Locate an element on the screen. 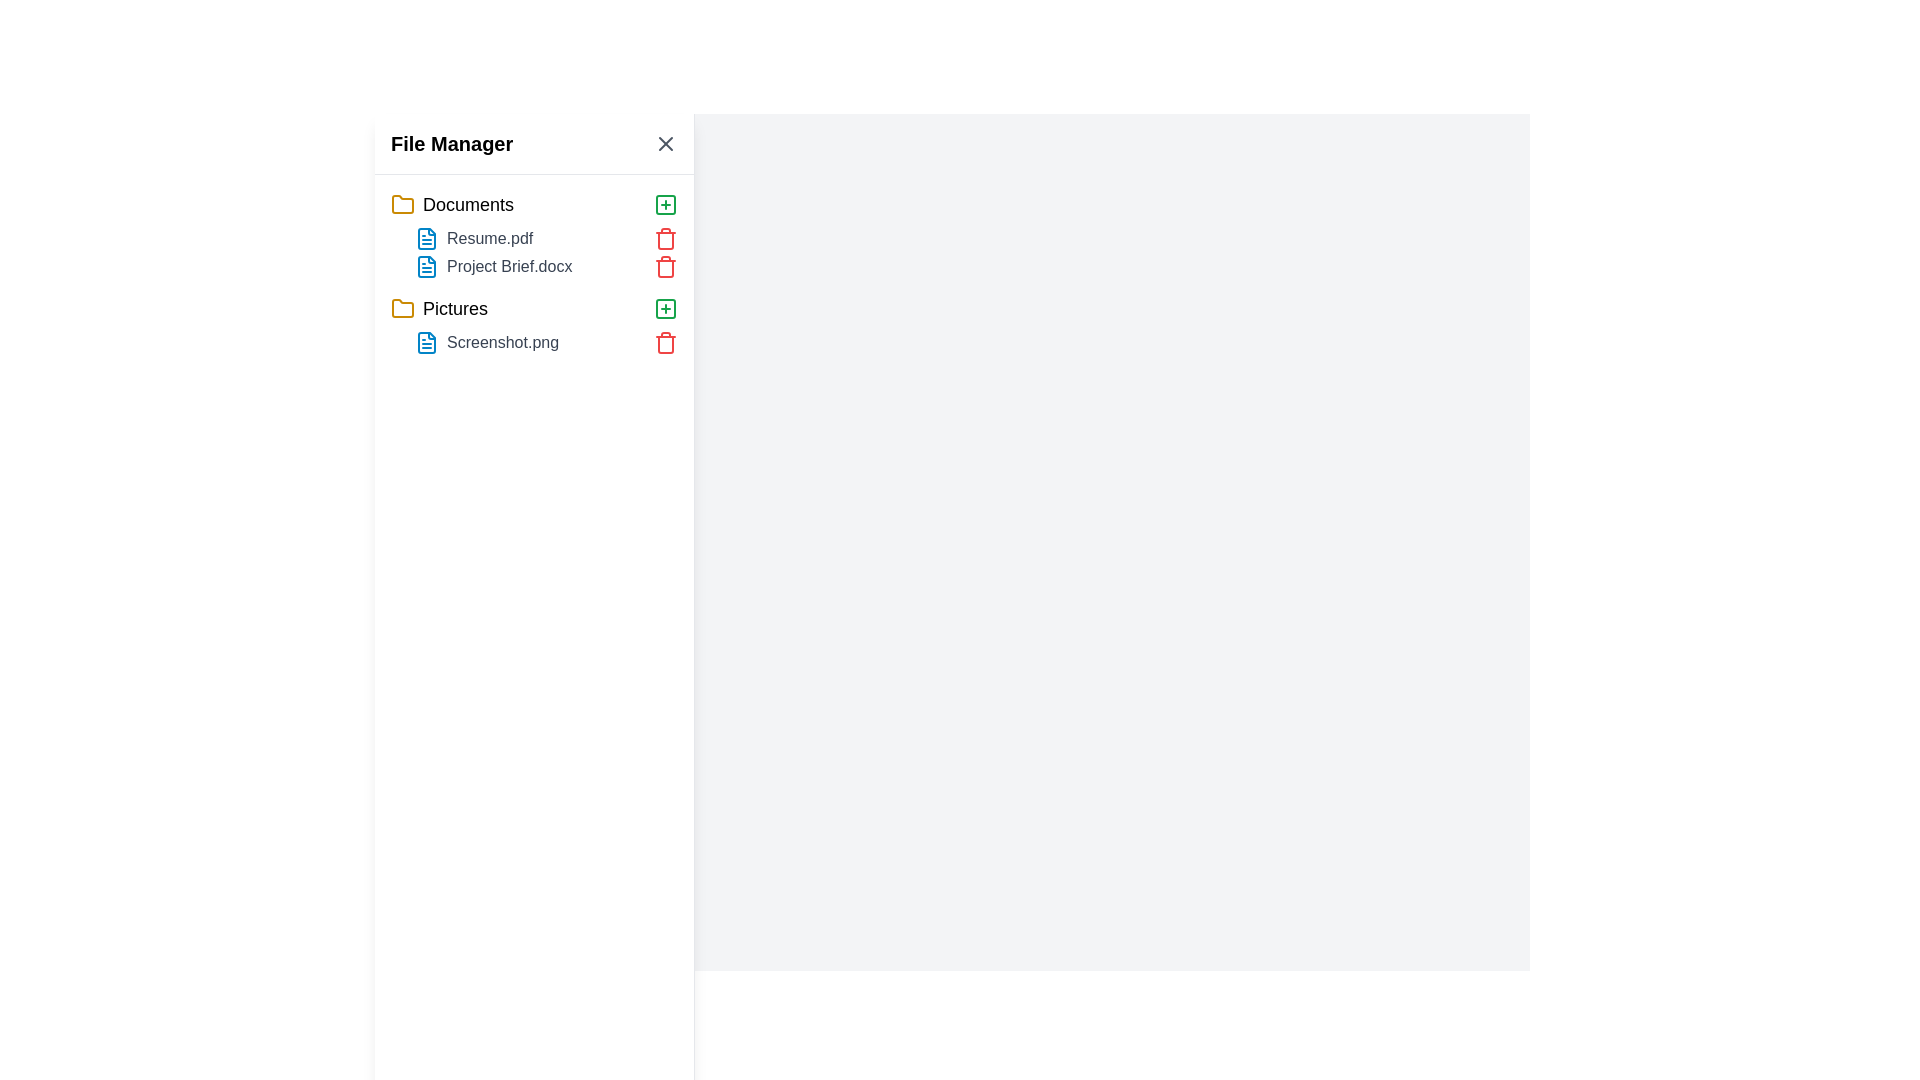  the 'Resume.pdf' file icon located in the 'File Manager' section under 'Documents' to interact with the file it represents is located at coordinates (426, 238).